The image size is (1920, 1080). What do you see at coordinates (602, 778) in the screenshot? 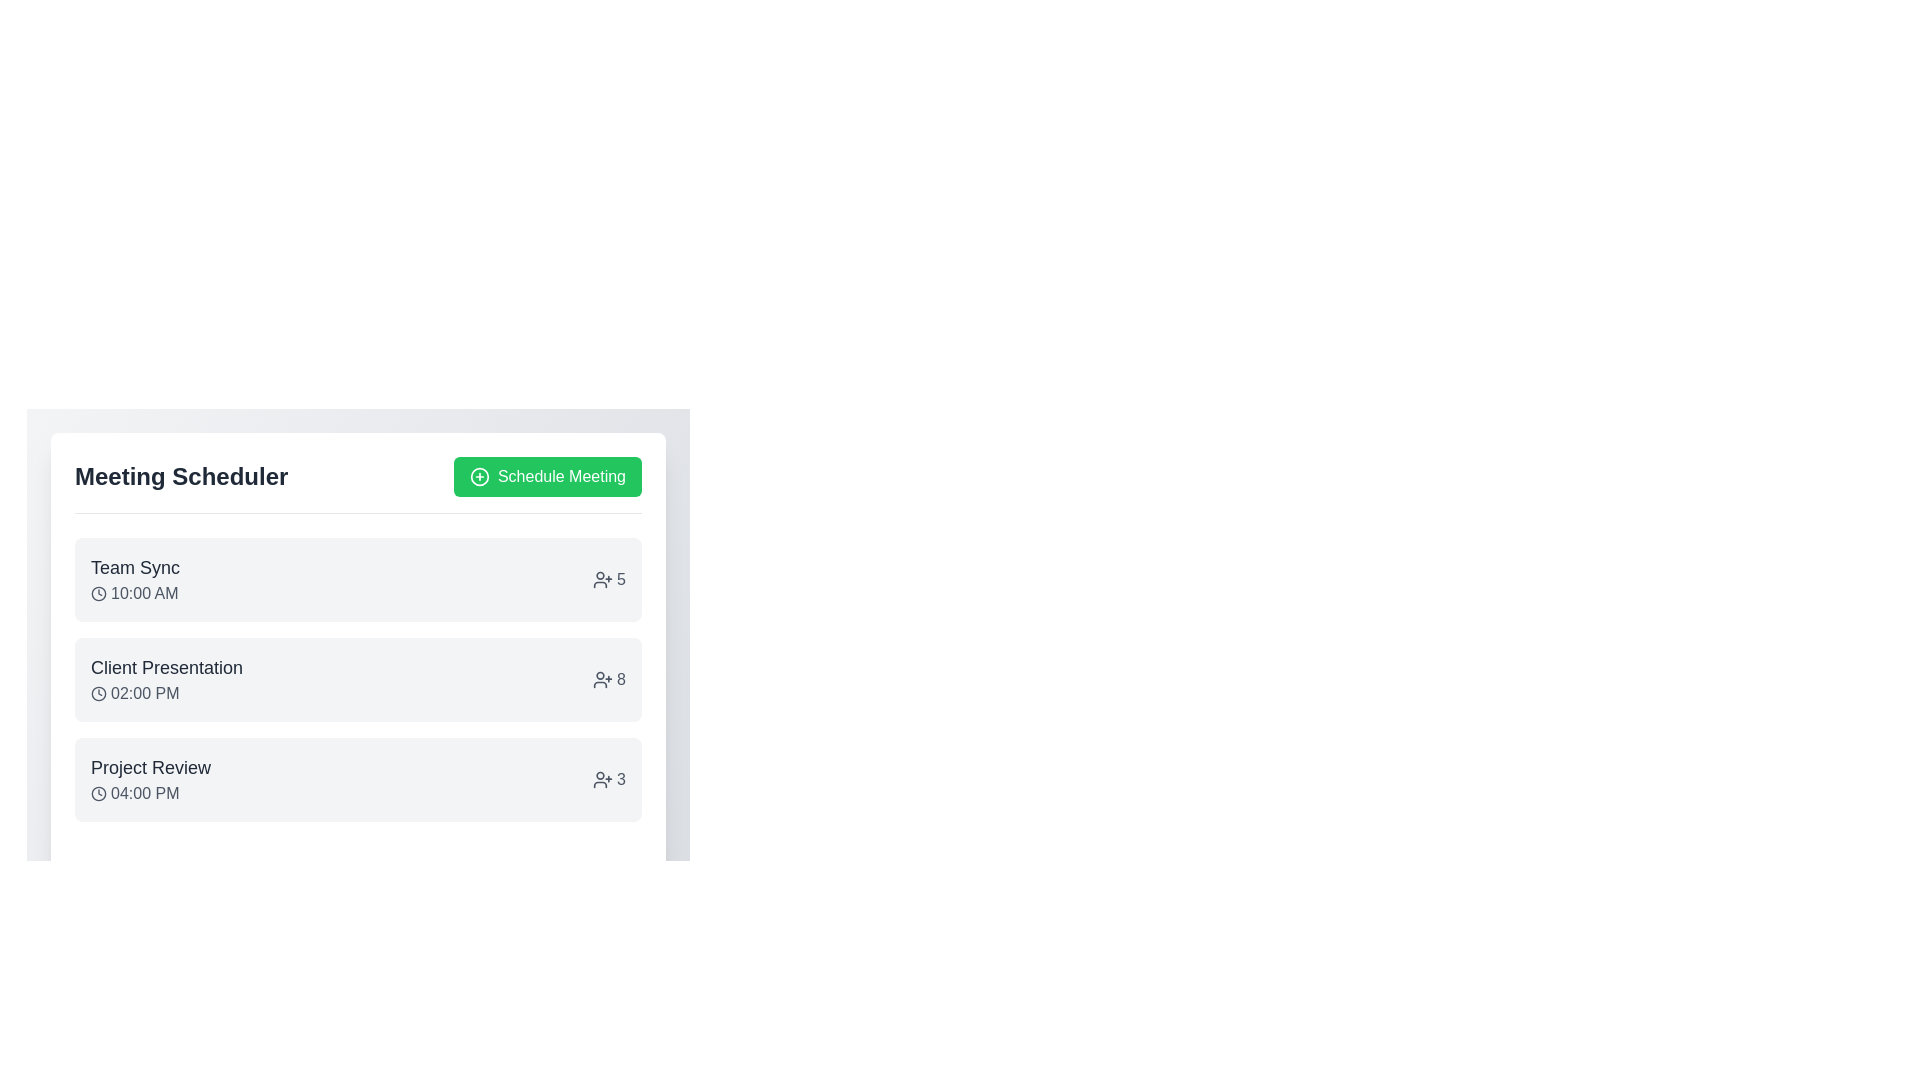
I see `the user silhouette icon with a plus sign, located next to the text label '3'` at bounding box center [602, 778].